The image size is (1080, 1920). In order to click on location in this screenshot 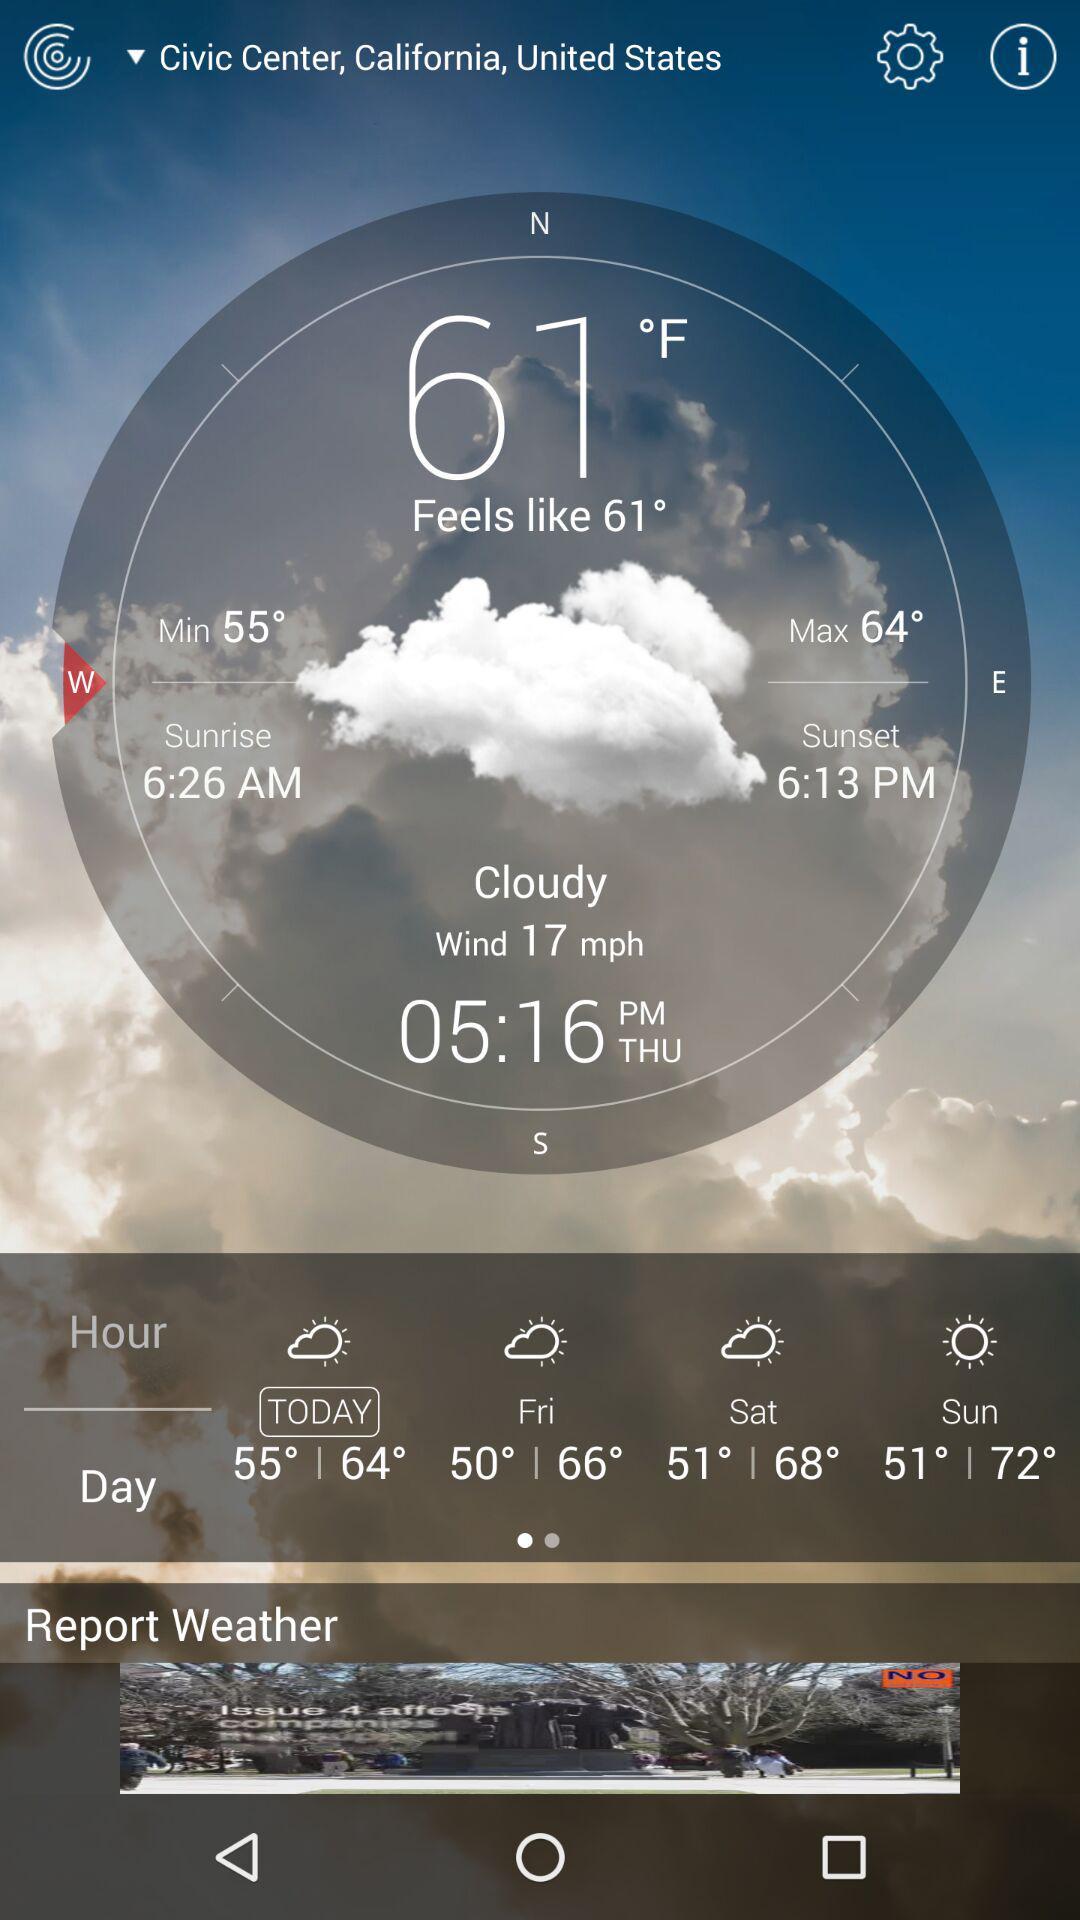, I will do `click(55, 56)`.